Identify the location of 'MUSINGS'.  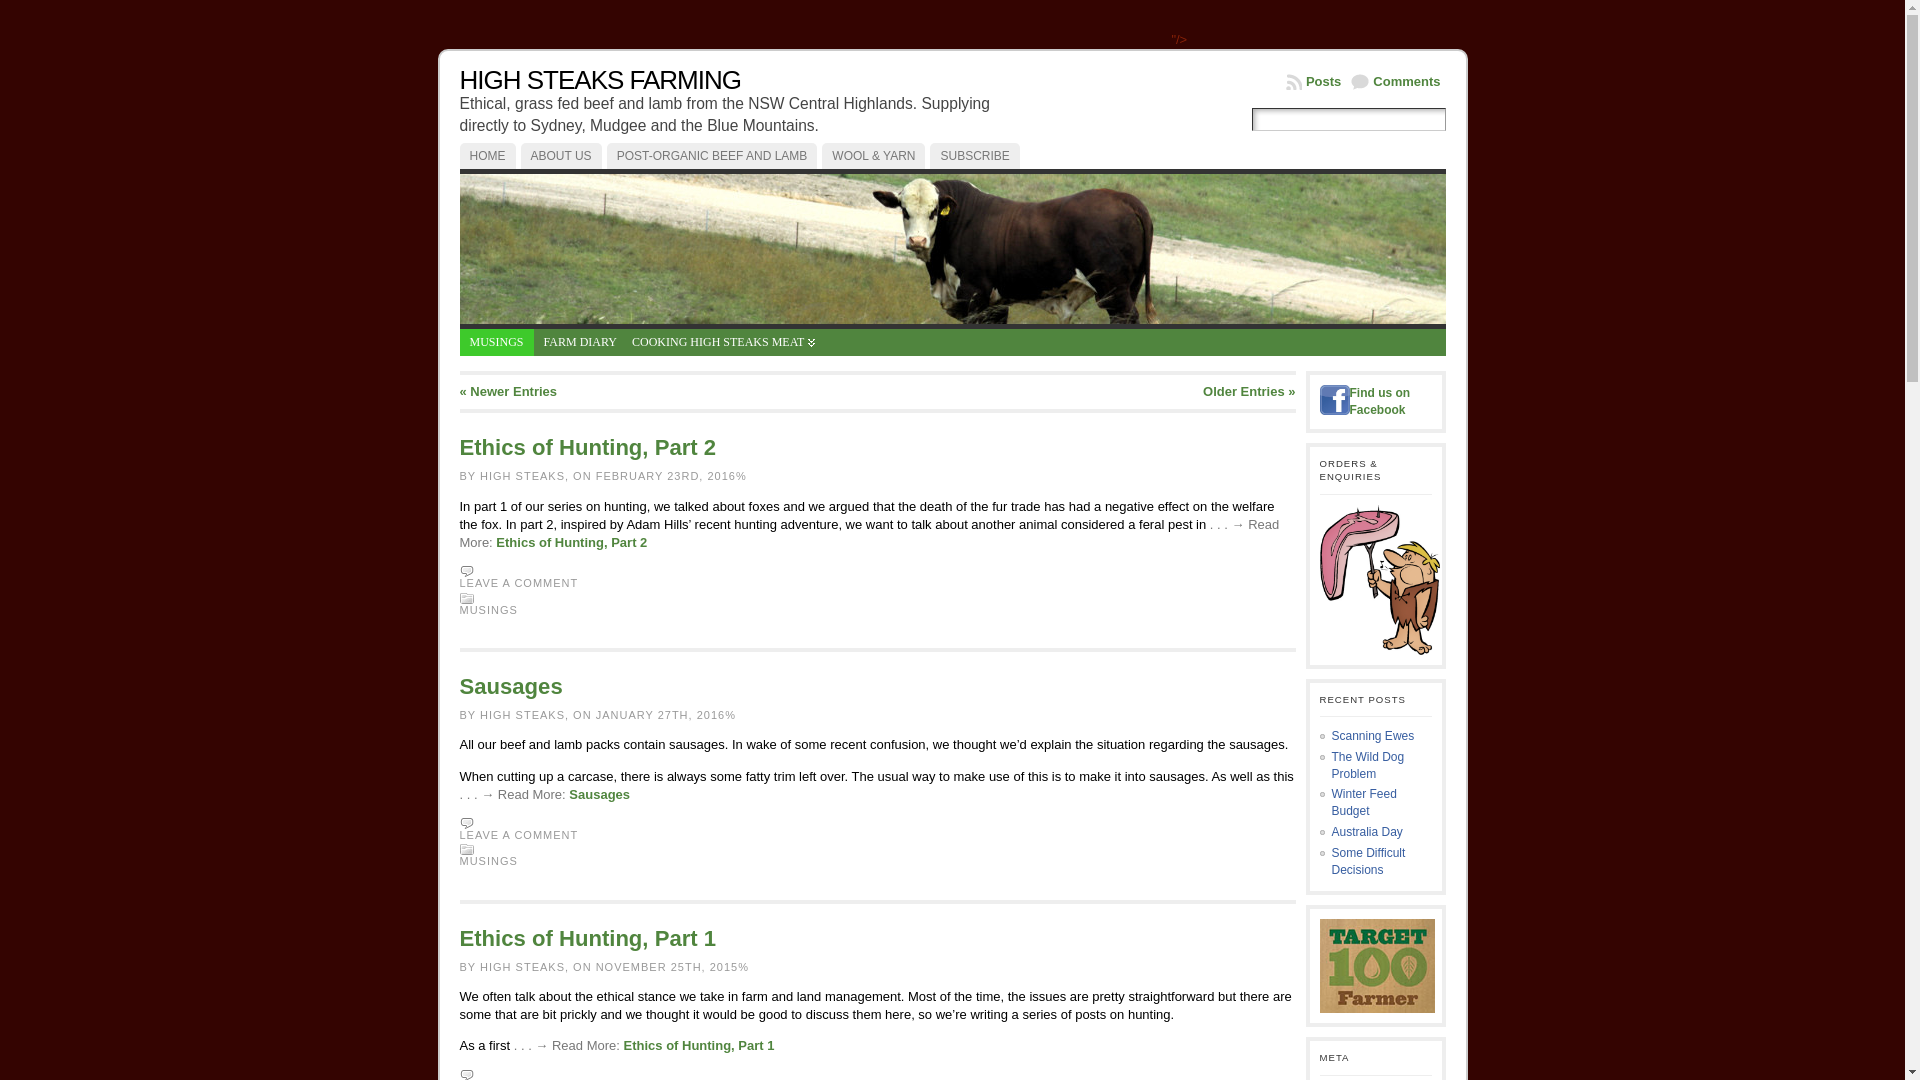
(497, 341).